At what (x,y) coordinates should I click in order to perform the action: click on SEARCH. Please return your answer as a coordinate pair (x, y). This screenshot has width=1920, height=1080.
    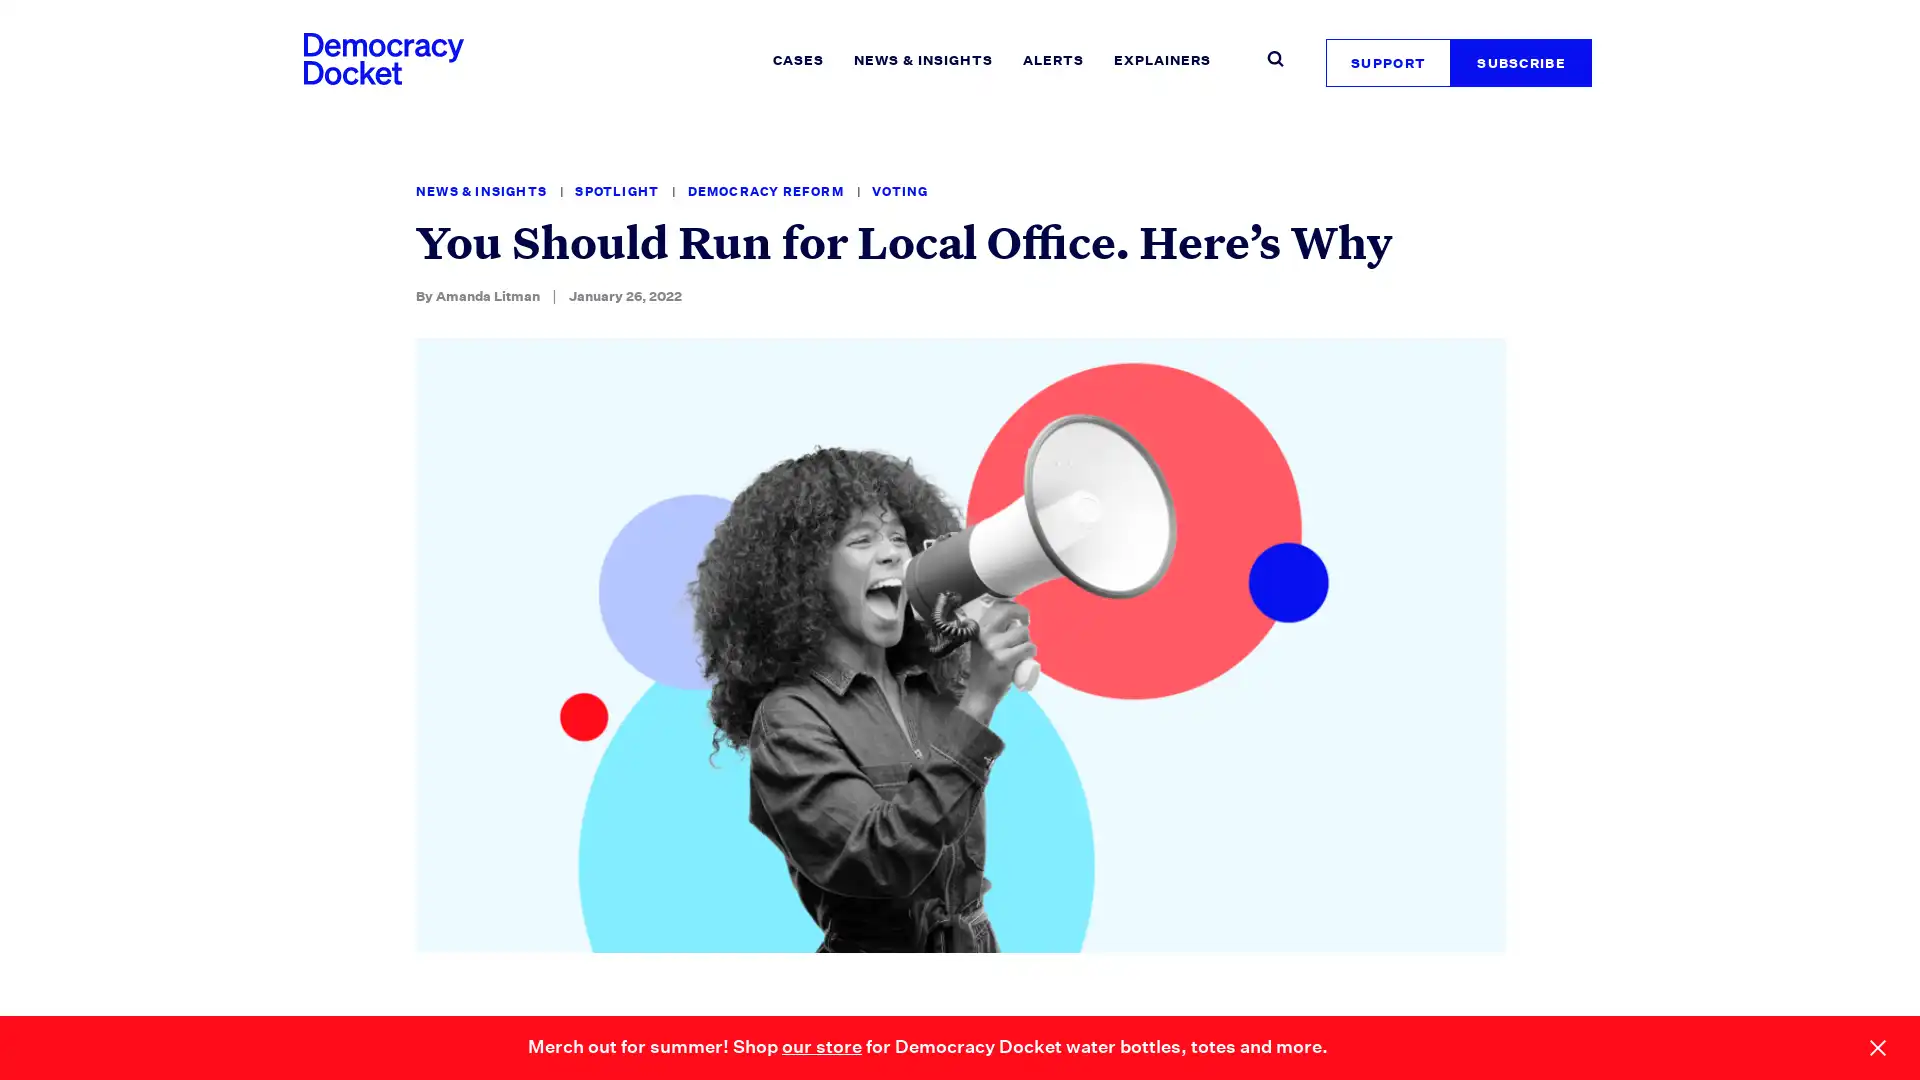
    Looking at the image, I should click on (1333, 50).